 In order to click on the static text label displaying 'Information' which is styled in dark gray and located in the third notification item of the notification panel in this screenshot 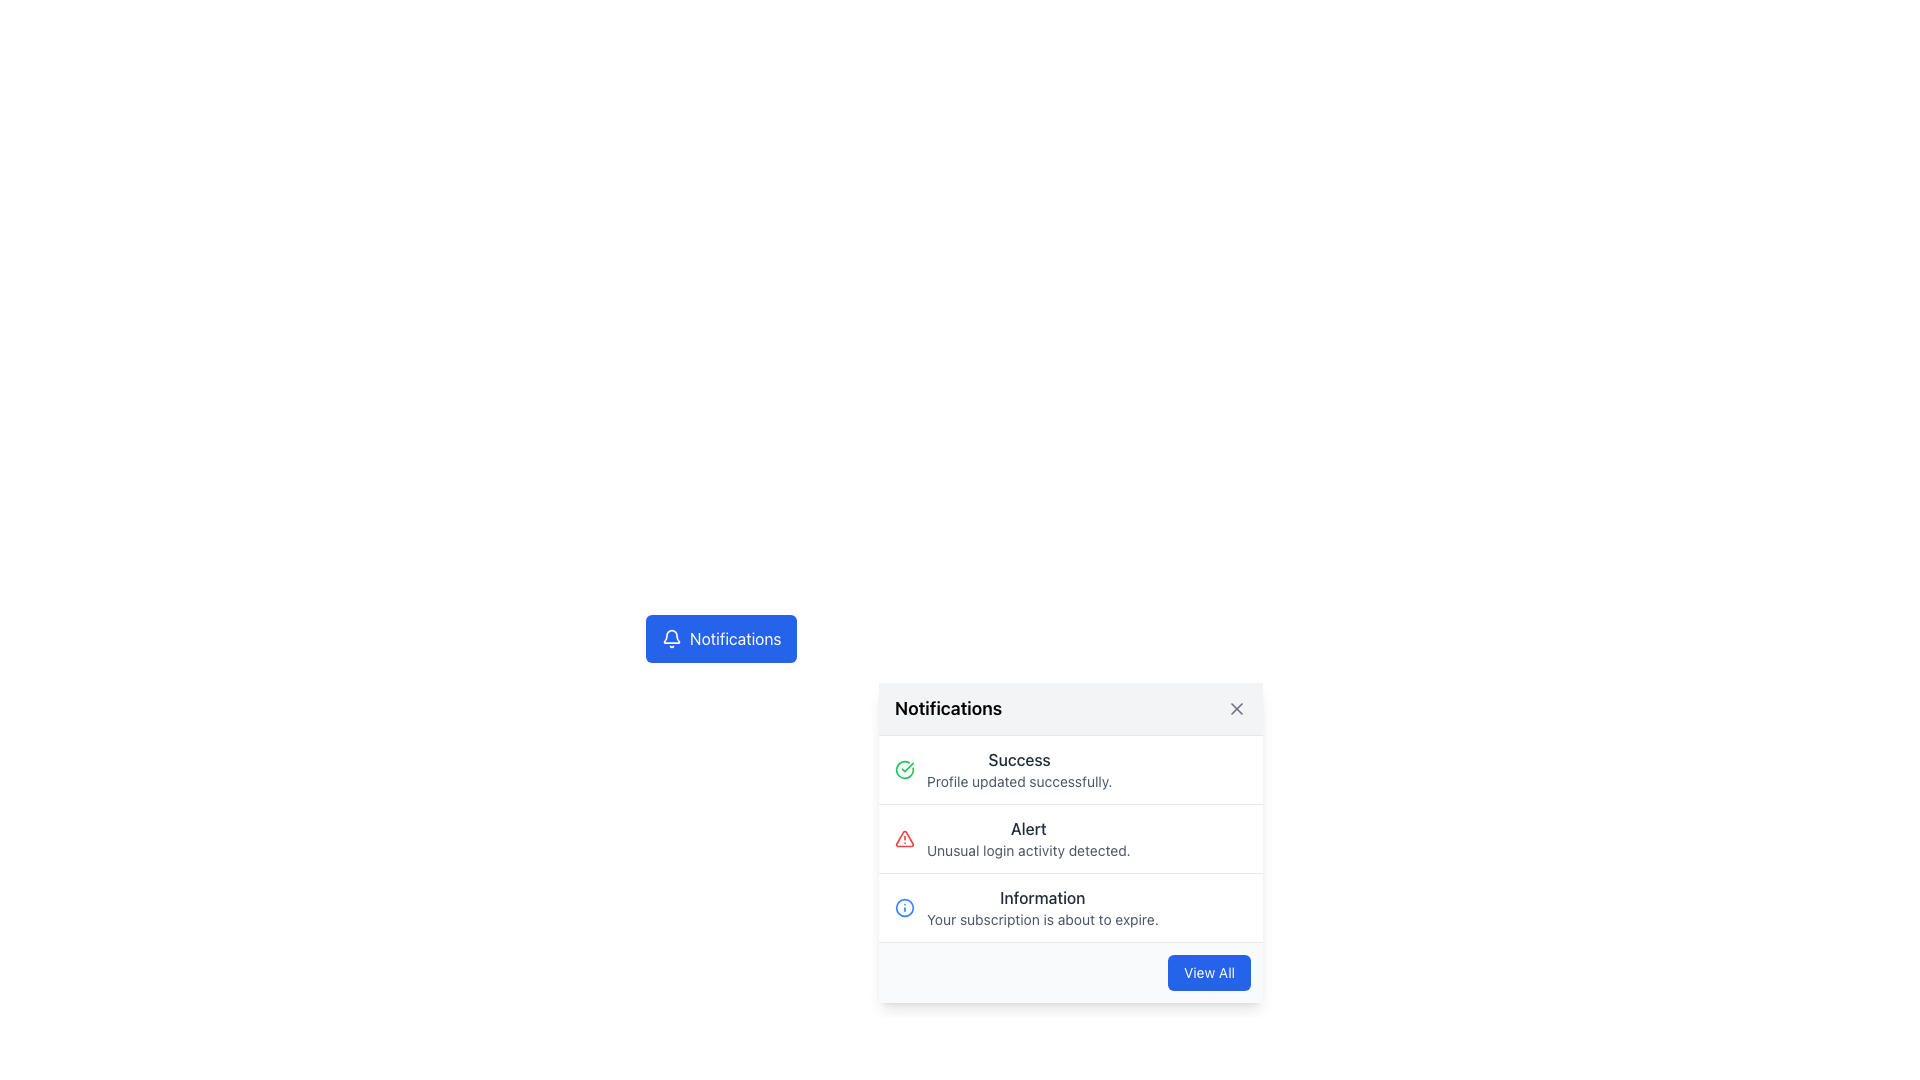, I will do `click(1041, 897)`.